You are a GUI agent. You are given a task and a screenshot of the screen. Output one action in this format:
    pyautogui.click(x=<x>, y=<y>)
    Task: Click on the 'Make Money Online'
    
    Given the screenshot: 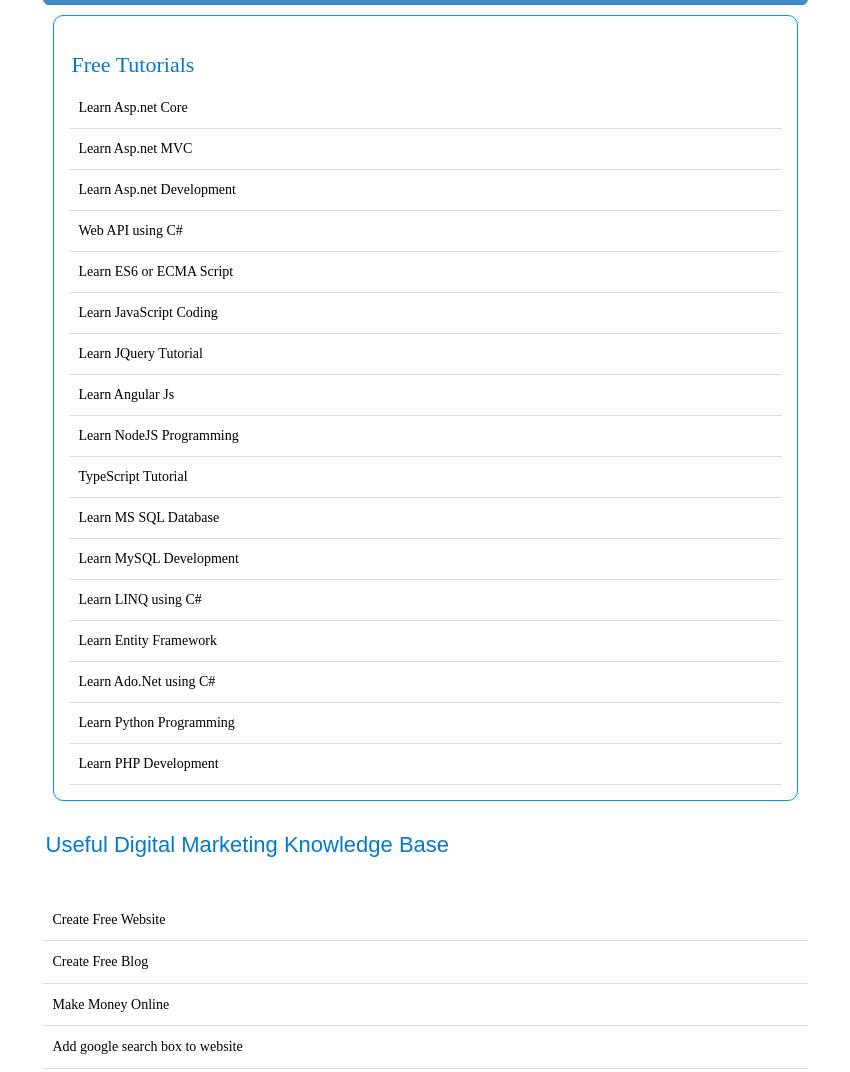 What is the action you would take?
    pyautogui.click(x=52, y=1002)
    